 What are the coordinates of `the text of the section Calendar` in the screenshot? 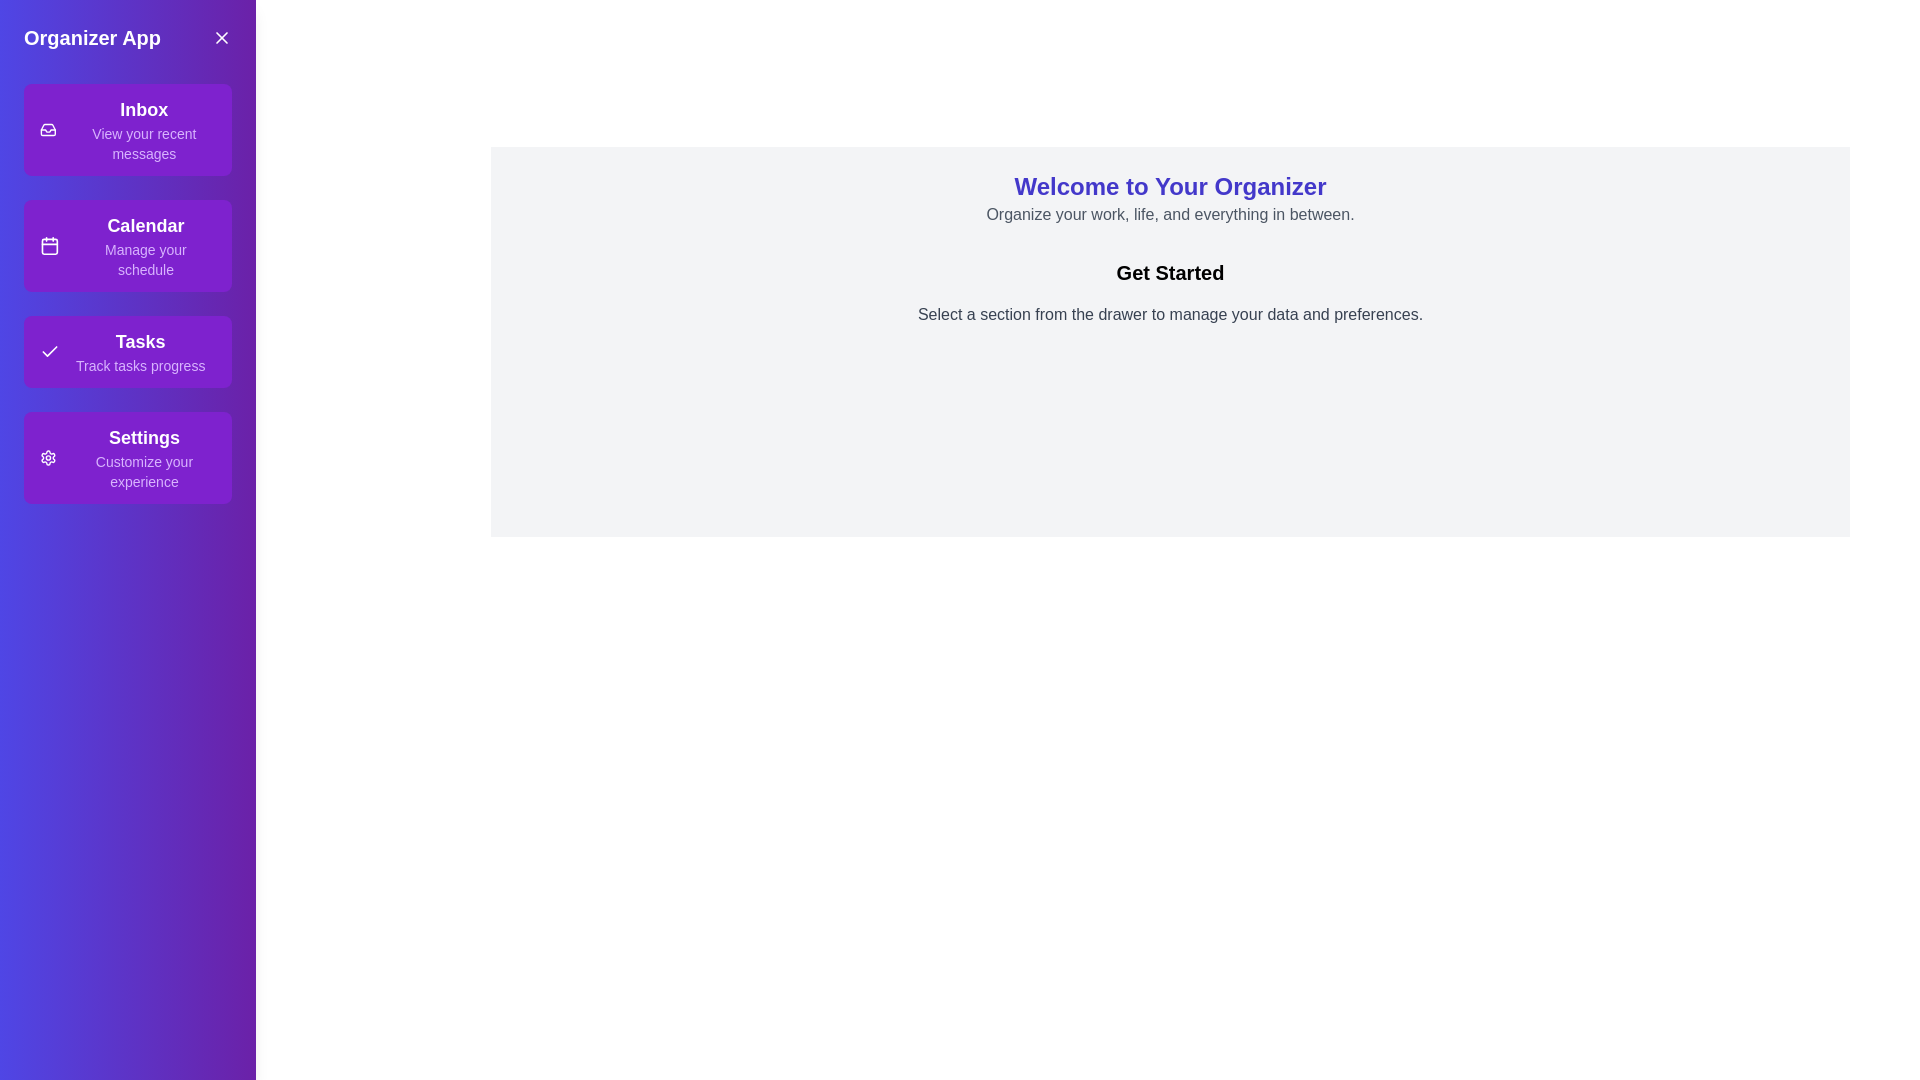 It's located at (127, 245).